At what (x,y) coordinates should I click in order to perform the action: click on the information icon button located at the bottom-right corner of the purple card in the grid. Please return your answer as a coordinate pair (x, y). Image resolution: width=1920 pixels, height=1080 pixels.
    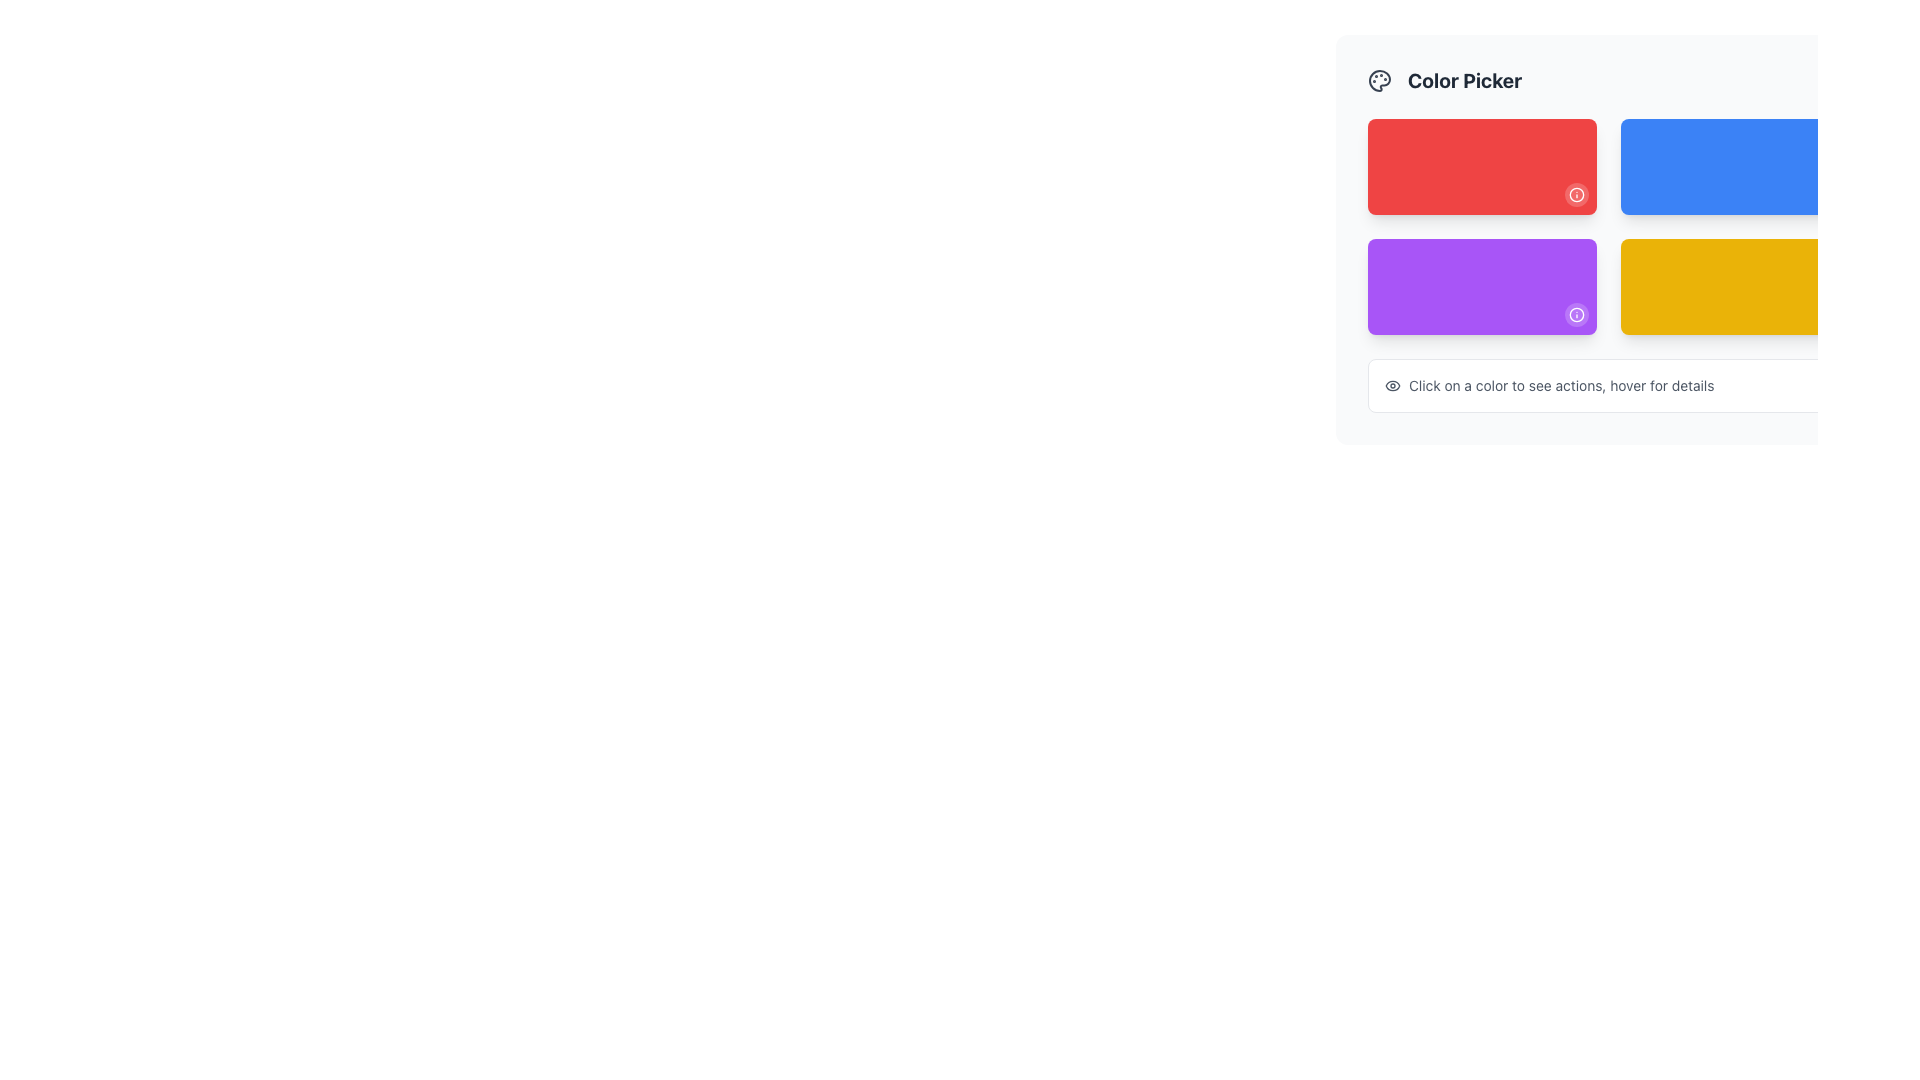
    Looking at the image, I should click on (1576, 315).